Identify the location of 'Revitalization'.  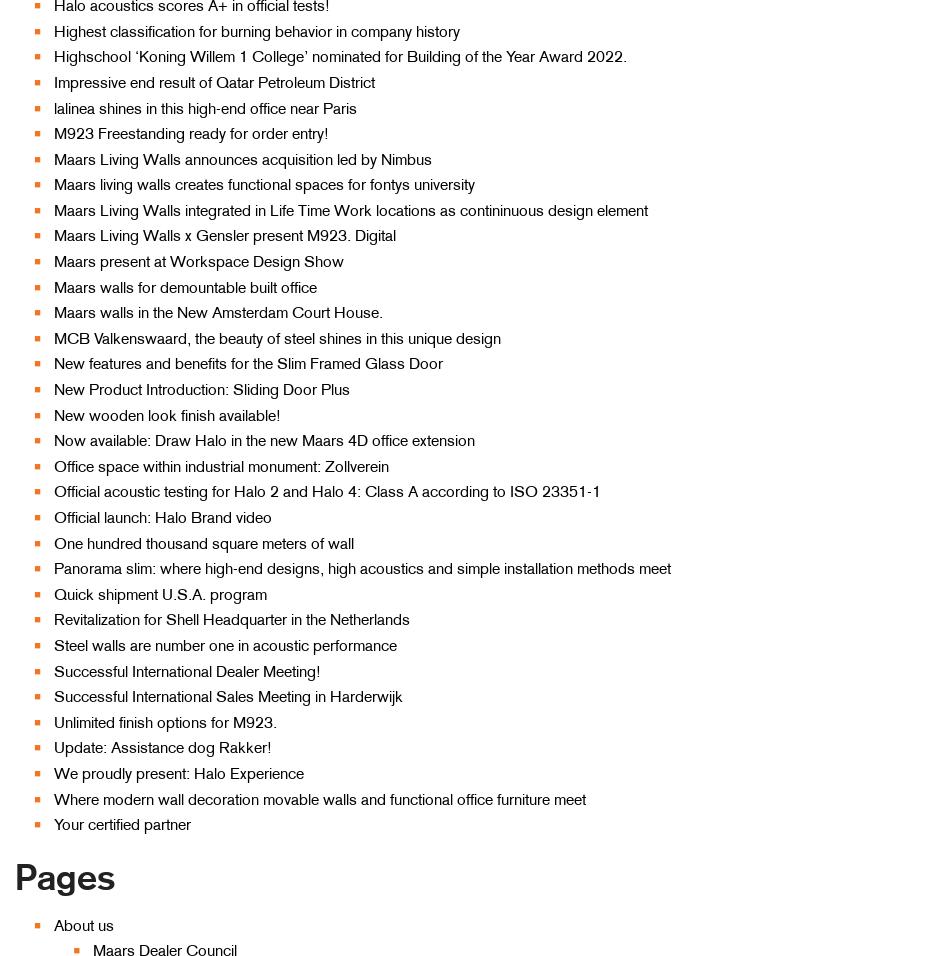
(526, 630).